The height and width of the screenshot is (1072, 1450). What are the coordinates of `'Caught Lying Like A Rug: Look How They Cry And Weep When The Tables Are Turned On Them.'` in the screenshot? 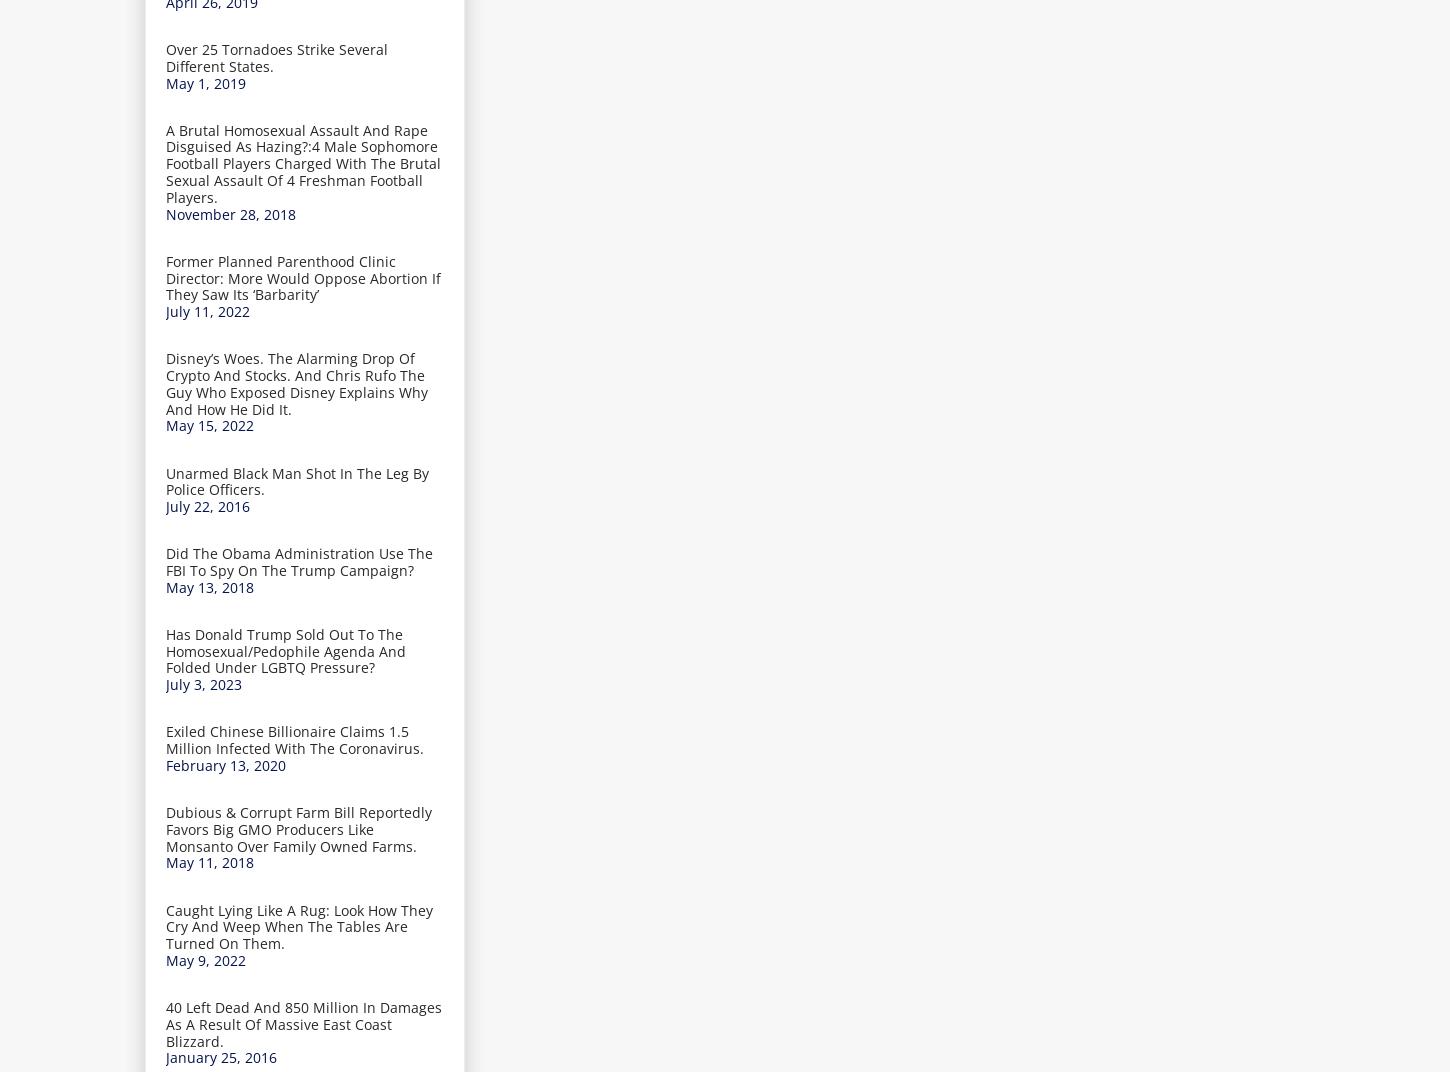 It's located at (165, 926).